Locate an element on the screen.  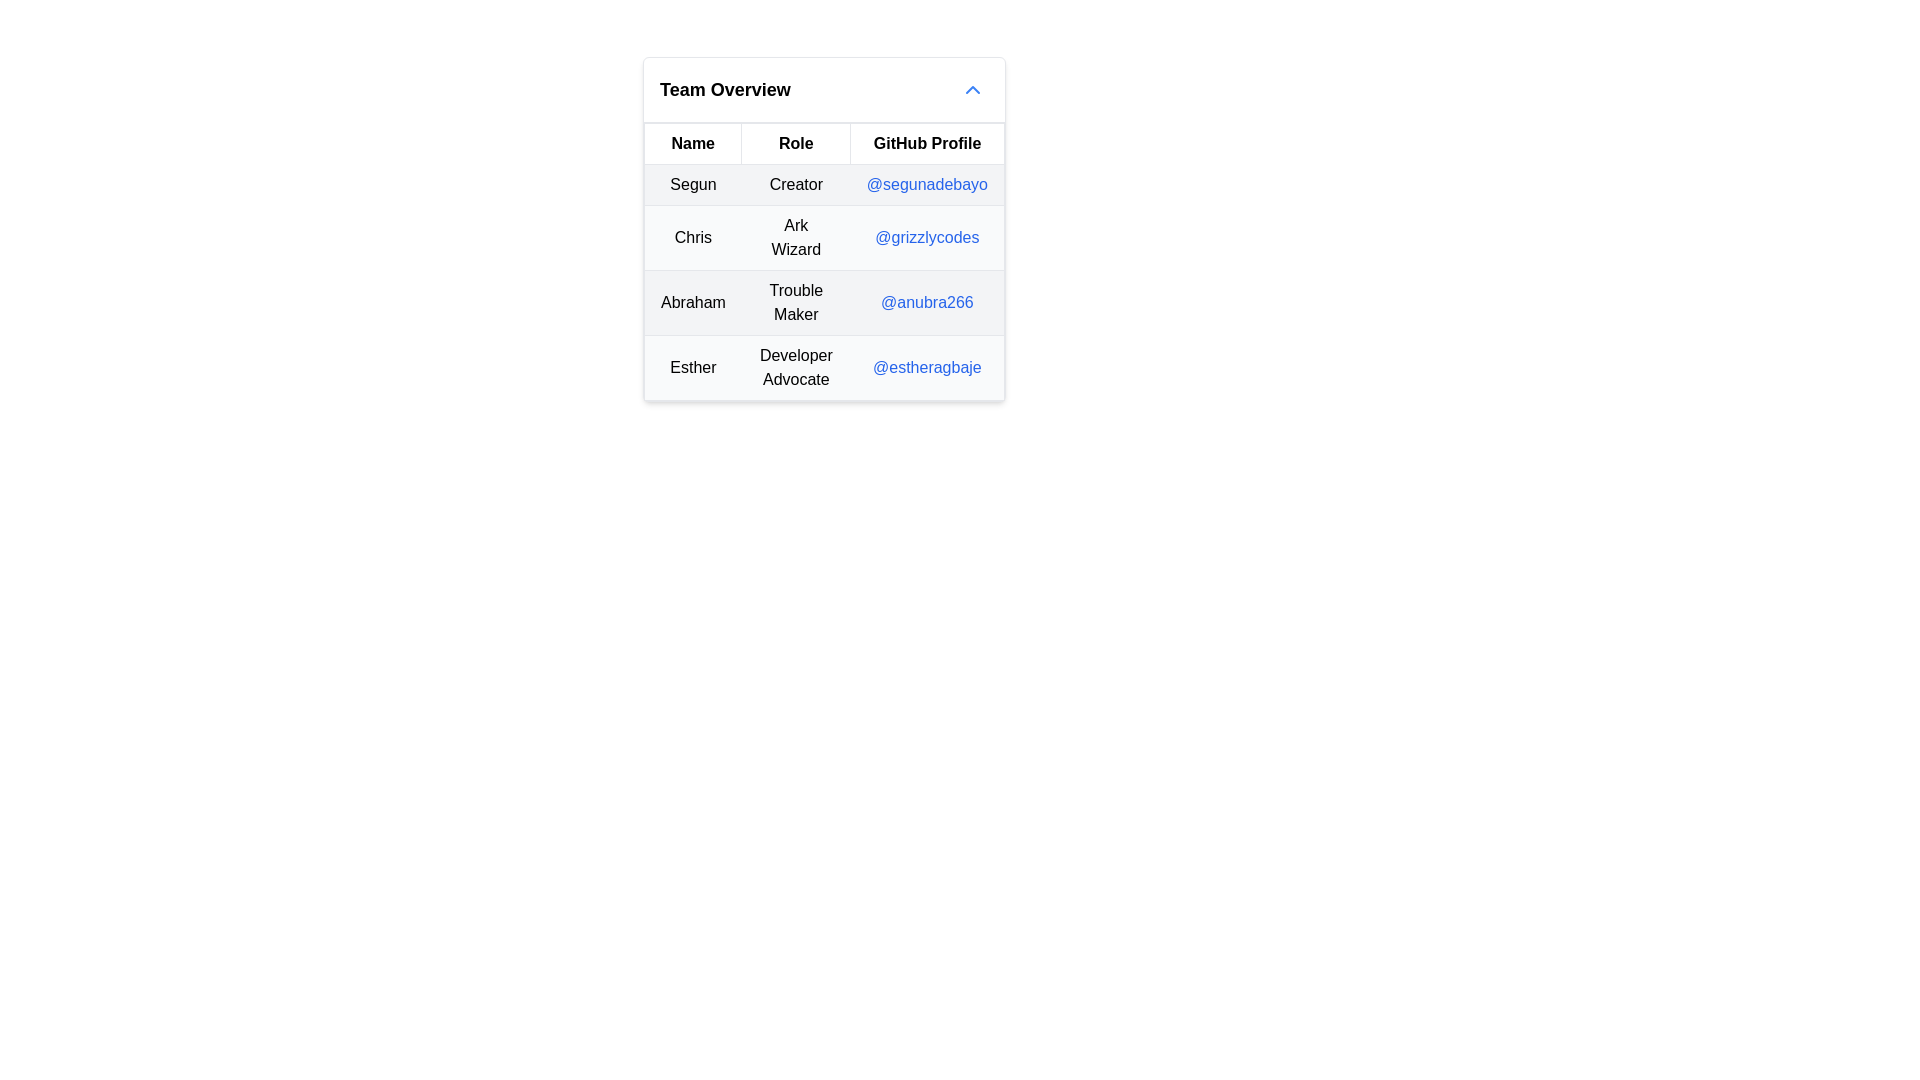
the text label displaying 'Segun' in the leftmost column of the 'Team Overview' card, which is the first item in the 'Name' column is located at coordinates (693, 185).